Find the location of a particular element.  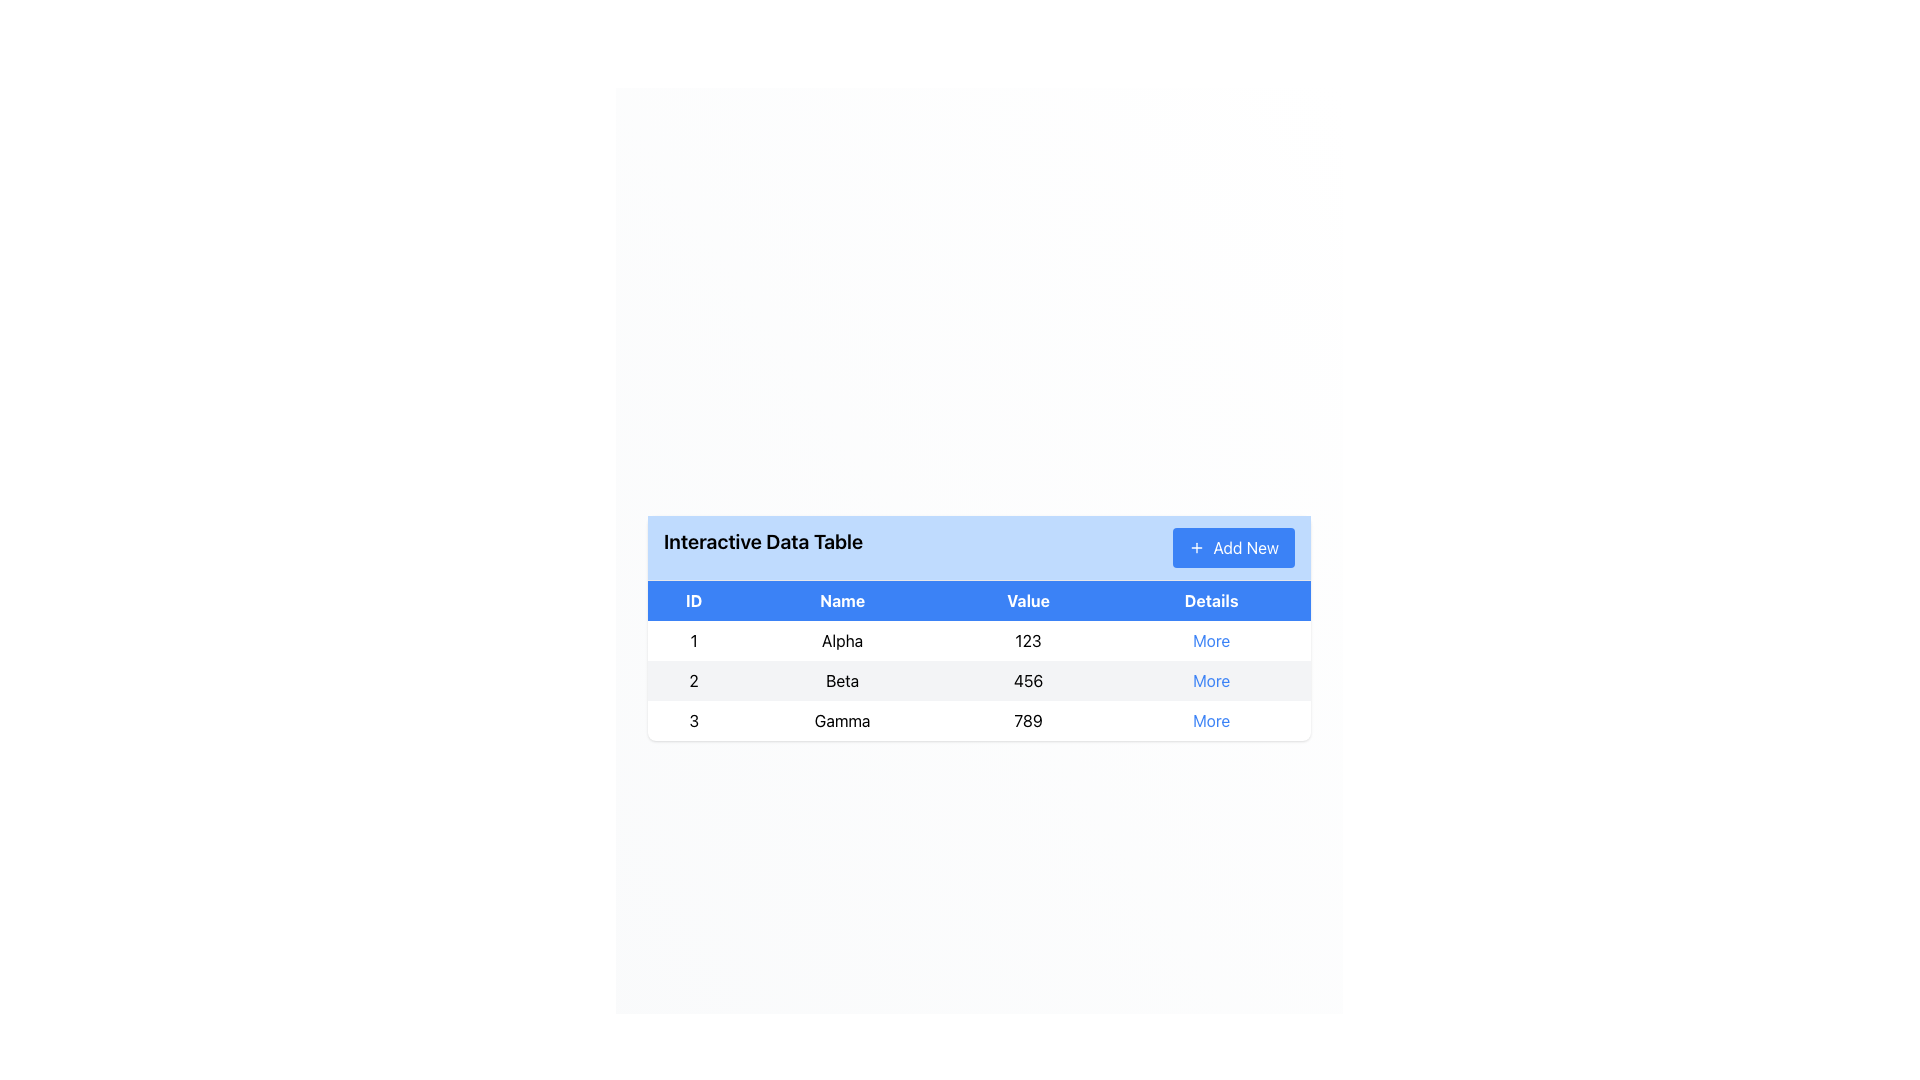

the bold numeral '789' displayed in black font, located in the third row and third column of the table under the 'Value' column is located at coordinates (1028, 720).